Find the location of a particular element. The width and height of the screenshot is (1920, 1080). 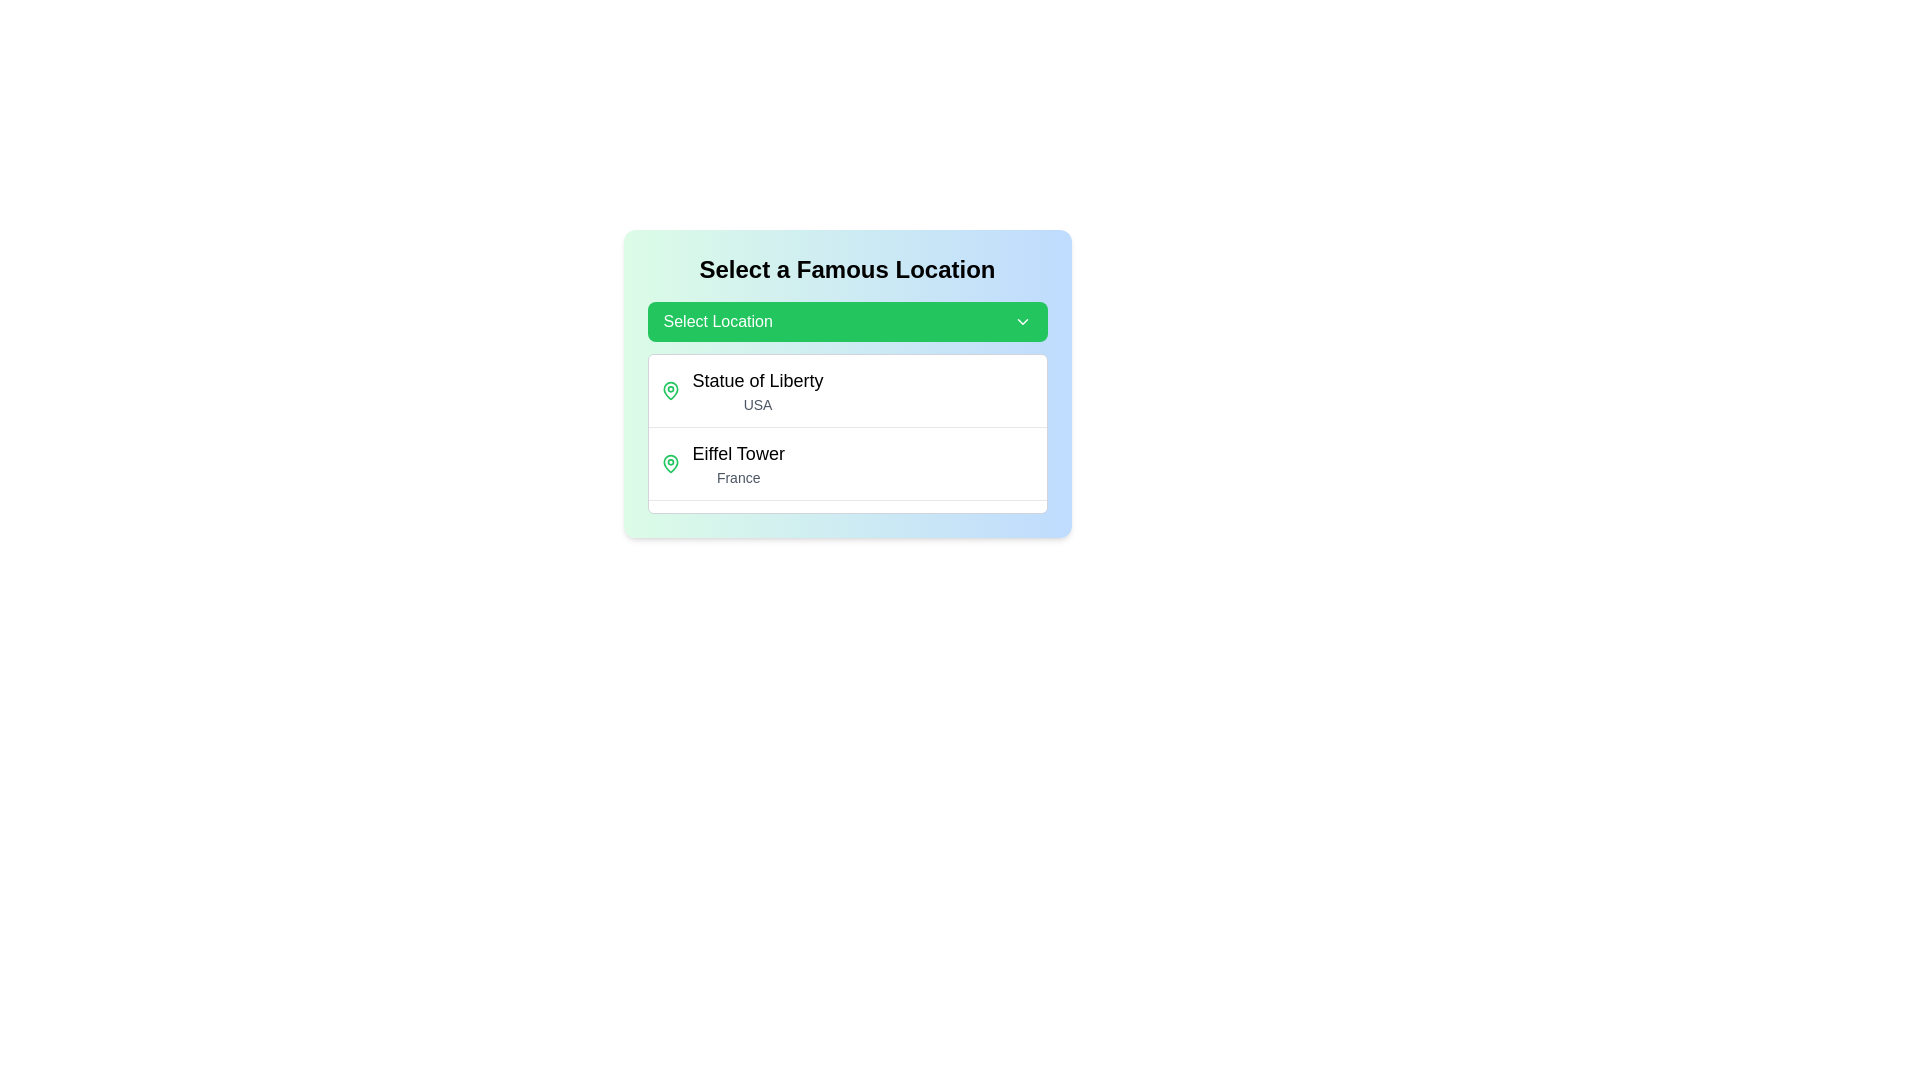

the green map pin icon located to the left of the text 'Statue of Liberty', which is positioned in the upper section of the location entries list is located at coordinates (670, 390).